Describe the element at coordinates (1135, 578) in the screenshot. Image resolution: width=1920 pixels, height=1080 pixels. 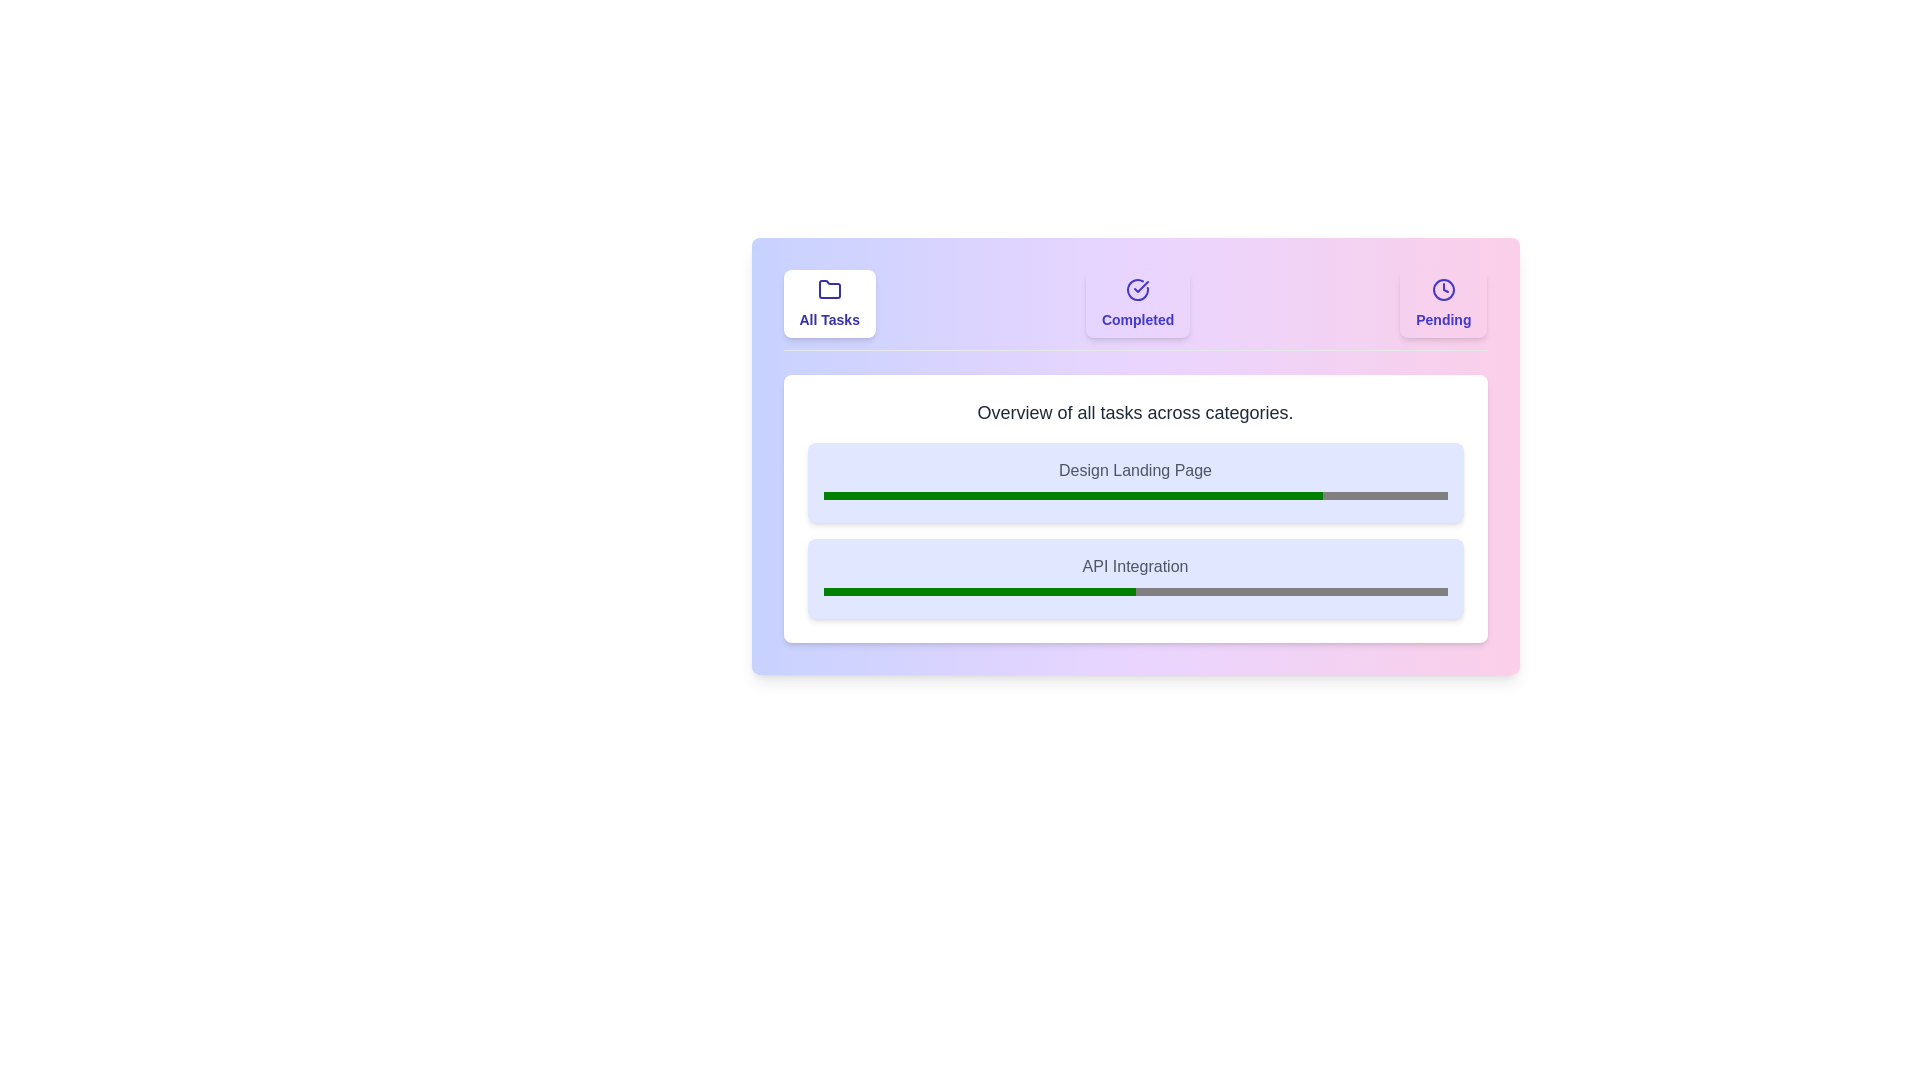
I see `the progress bar labeled 'API Integration' which is the second item in a vertically stacked list, located beneath the 'Design Landing Page' section` at that location.